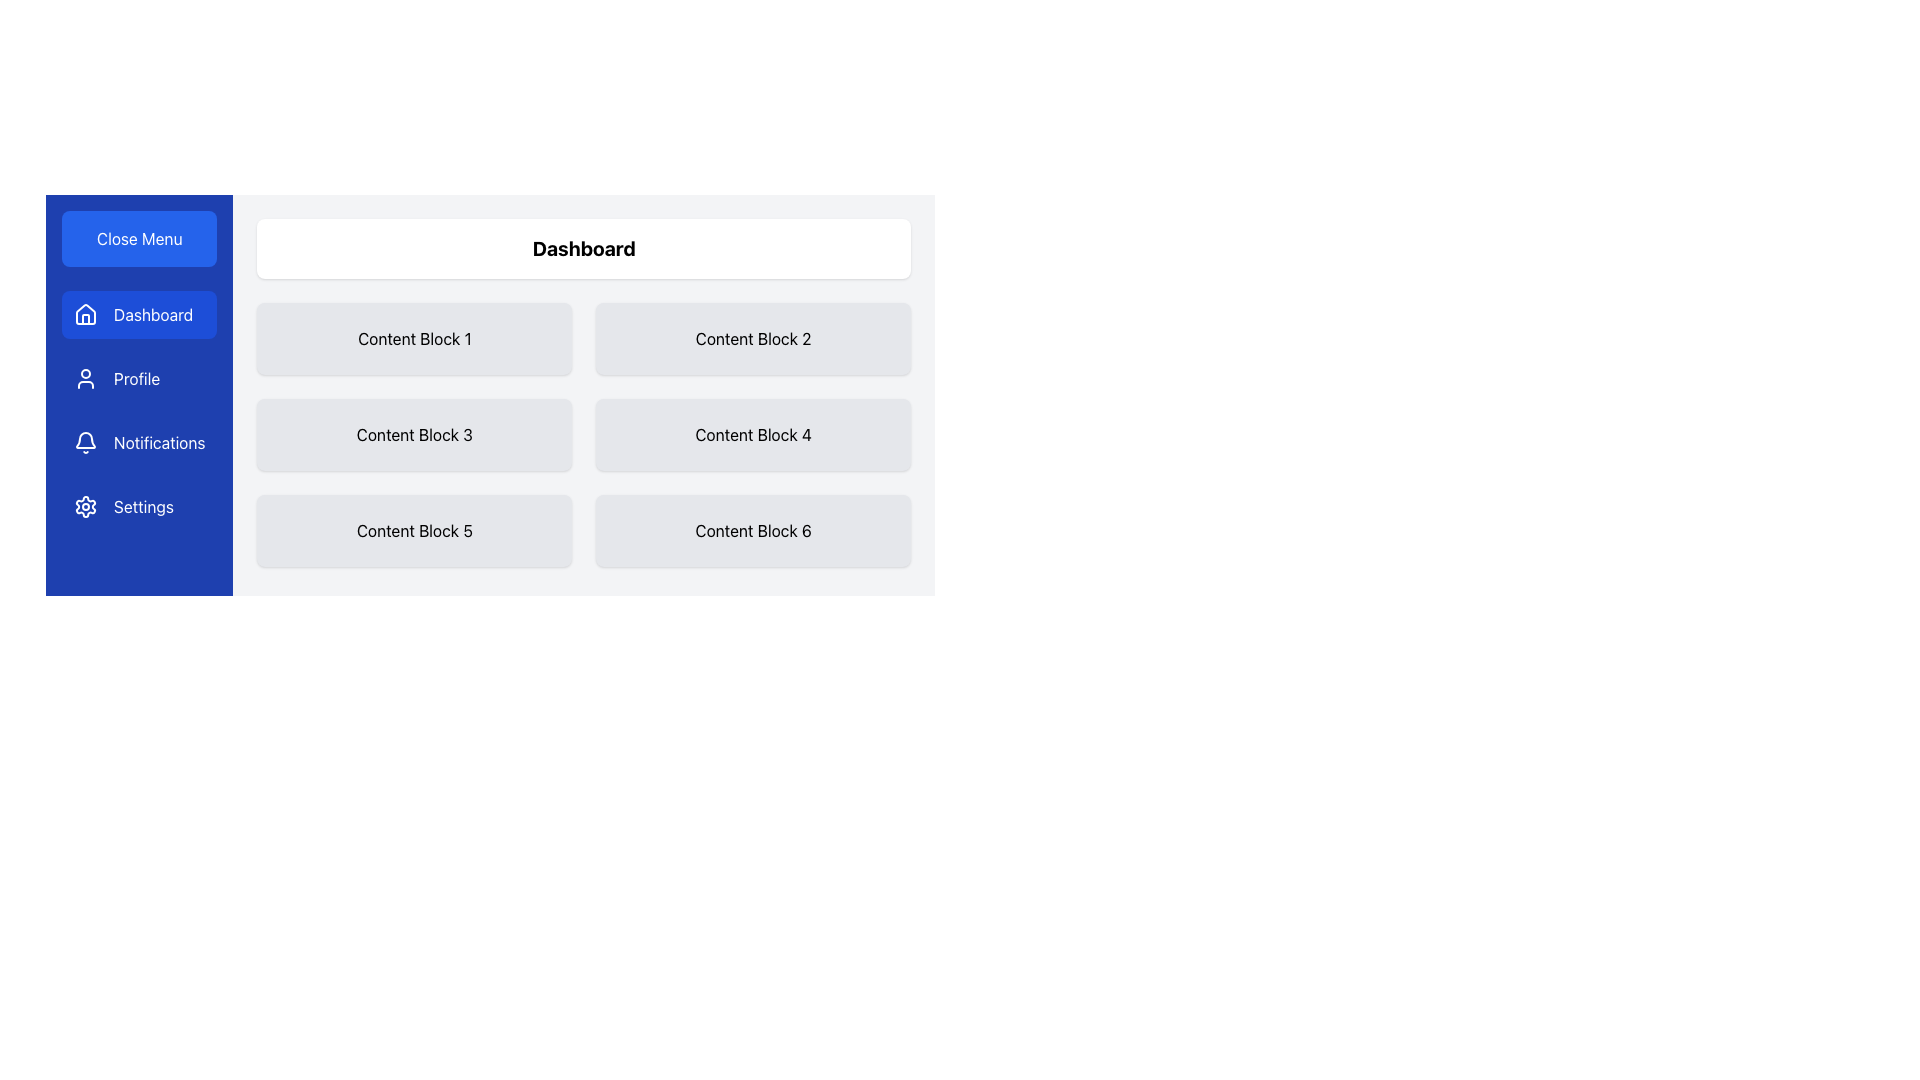 The height and width of the screenshot is (1080, 1920). Describe the element at coordinates (158, 442) in the screenshot. I see `the 'Notifications' text label in the vertical navigation bar, which indicates the purpose of the adjacent bell icon and is located below 'Profile' and above 'Settings'` at that location.